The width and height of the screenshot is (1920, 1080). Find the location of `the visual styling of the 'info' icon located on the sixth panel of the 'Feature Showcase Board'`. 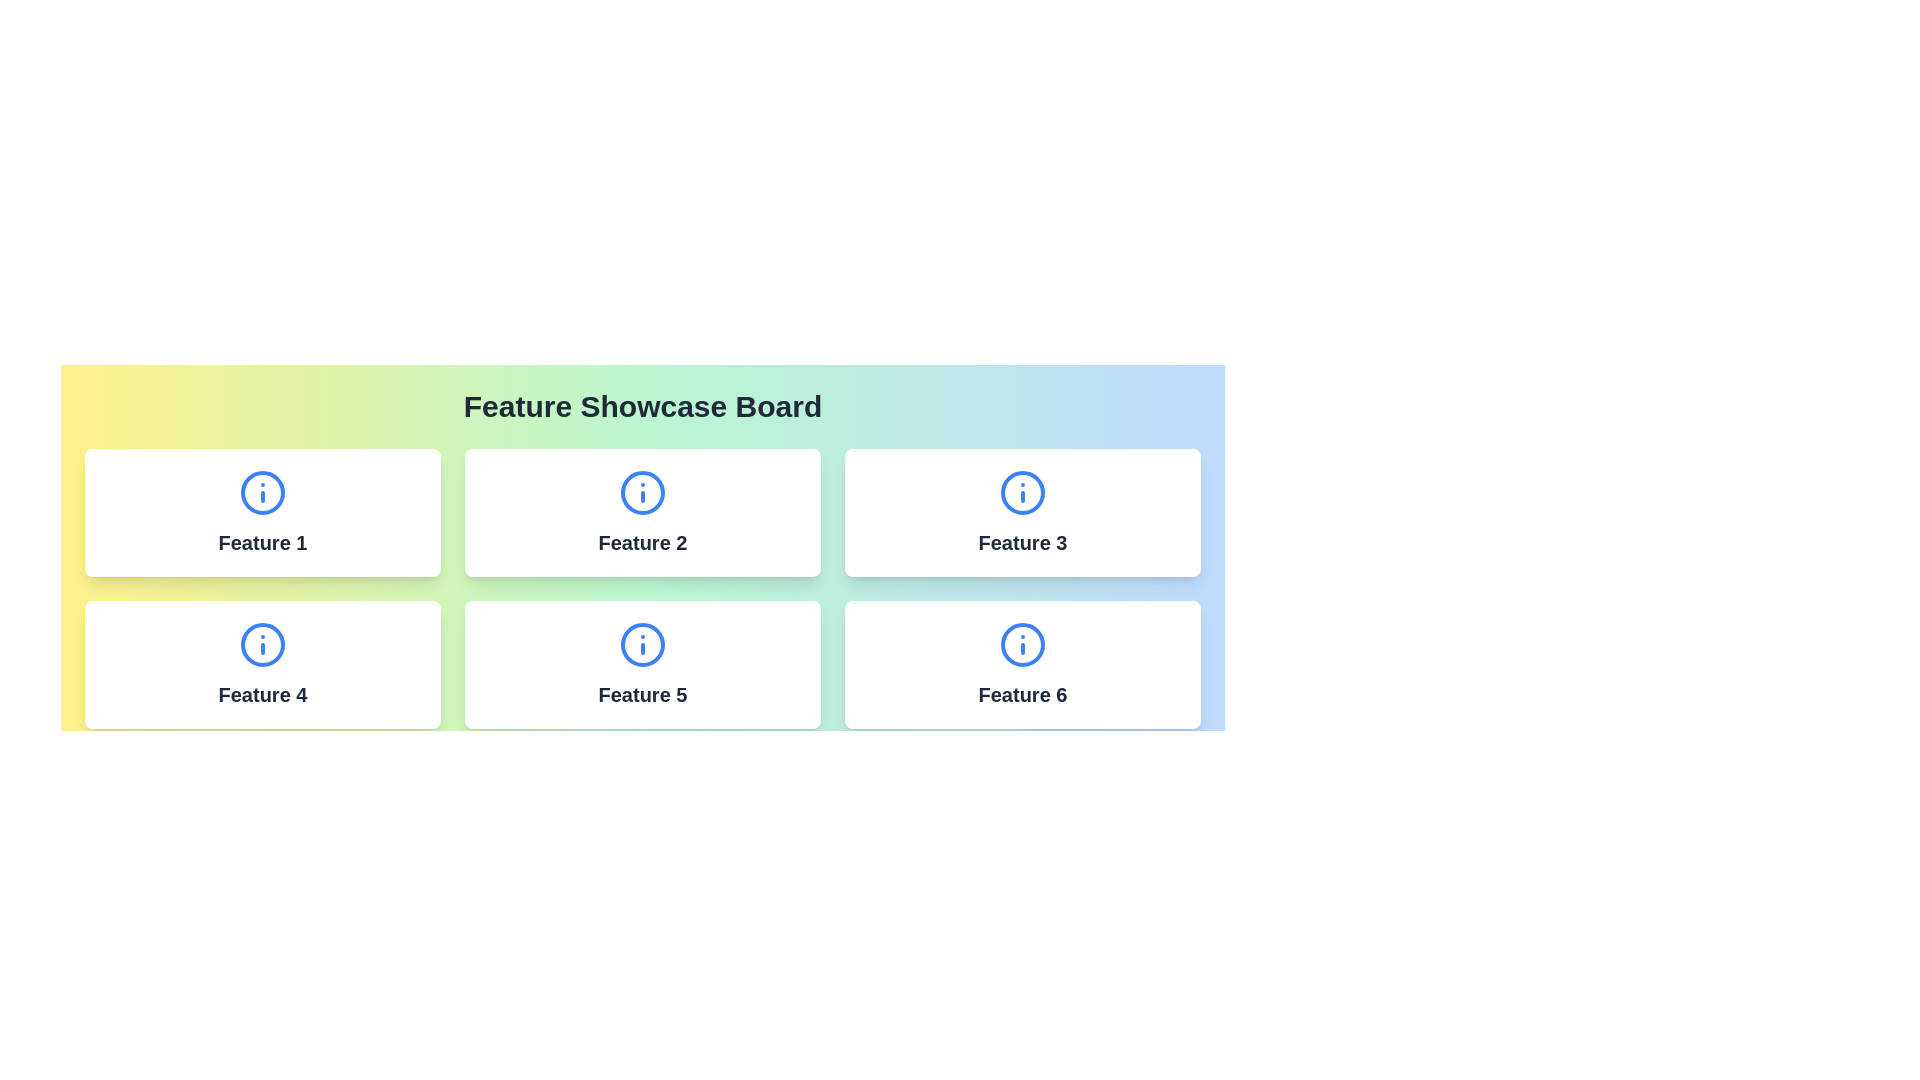

the visual styling of the 'info' icon located on the sixth panel of the 'Feature Showcase Board' is located at coordinates (1022, 644).